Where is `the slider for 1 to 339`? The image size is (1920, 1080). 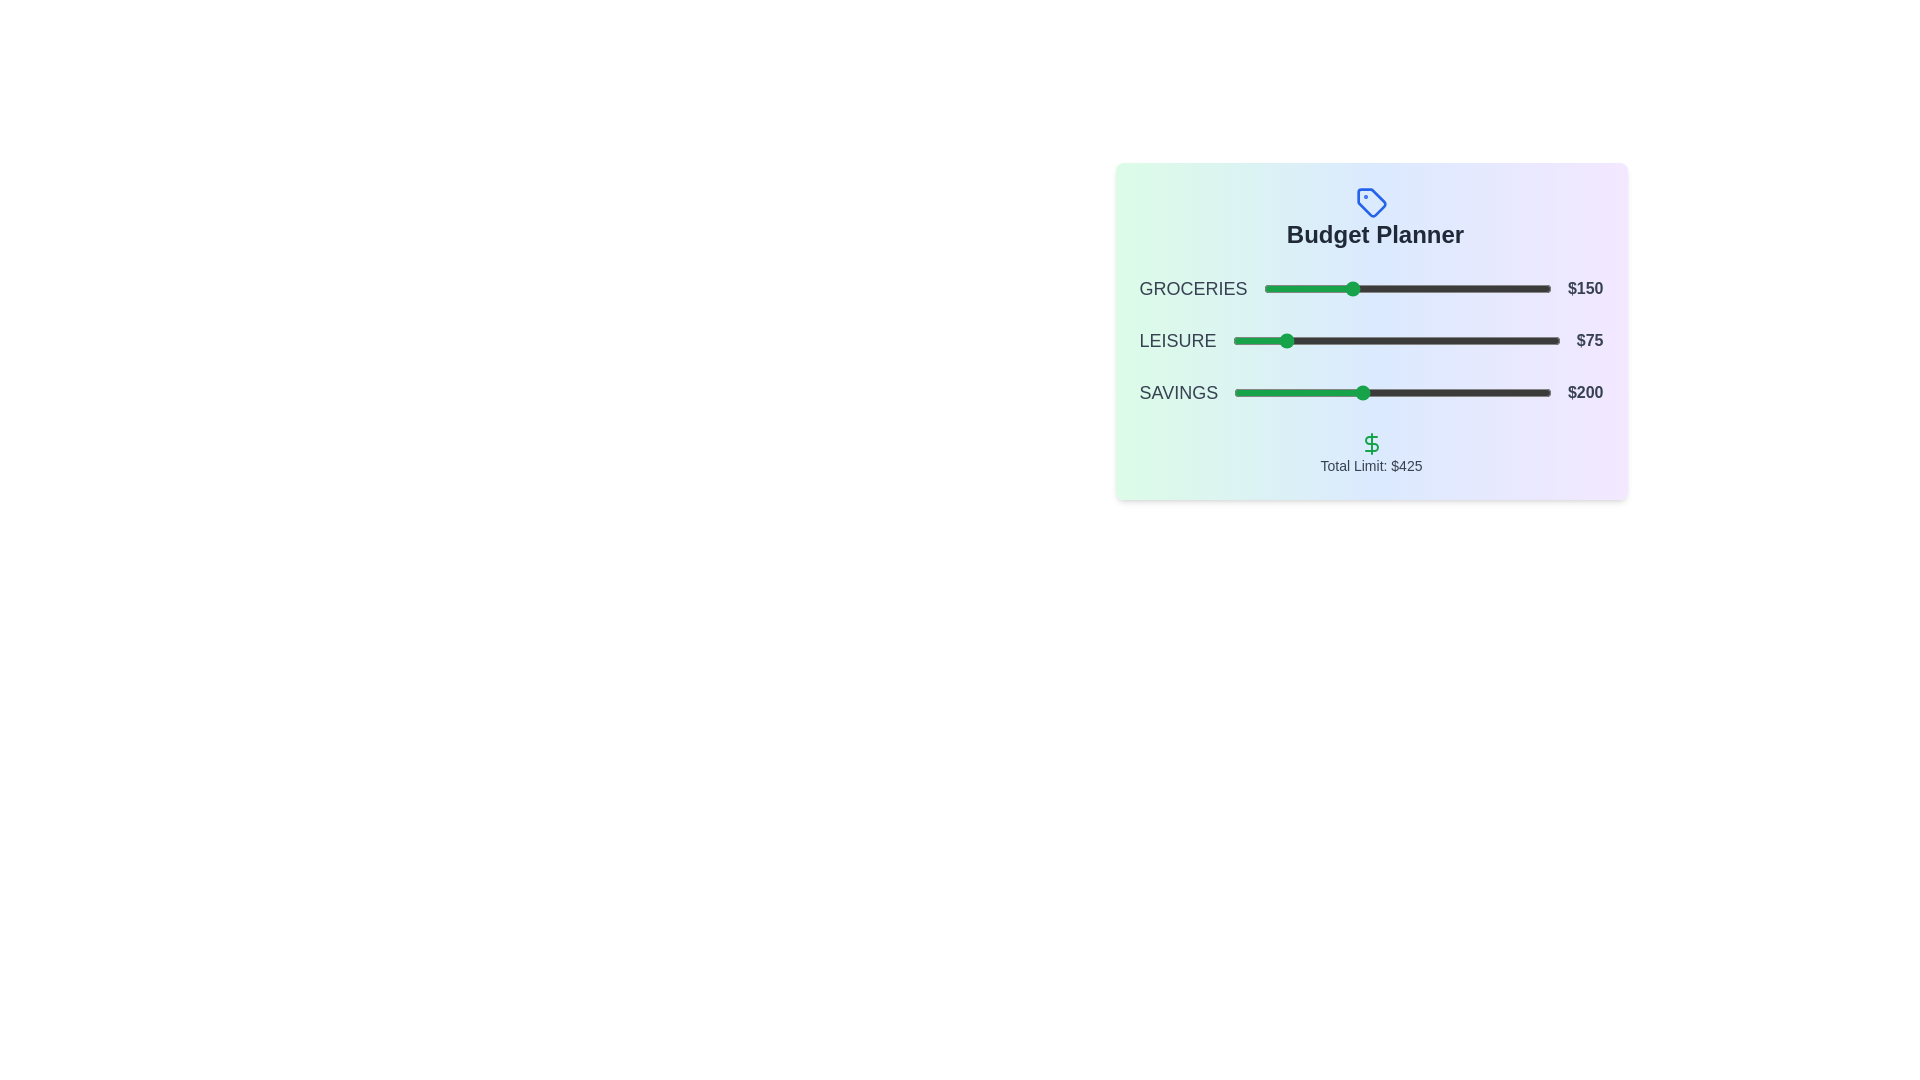
the slider for 1 to 339 is located at coordinates (1459, 339).